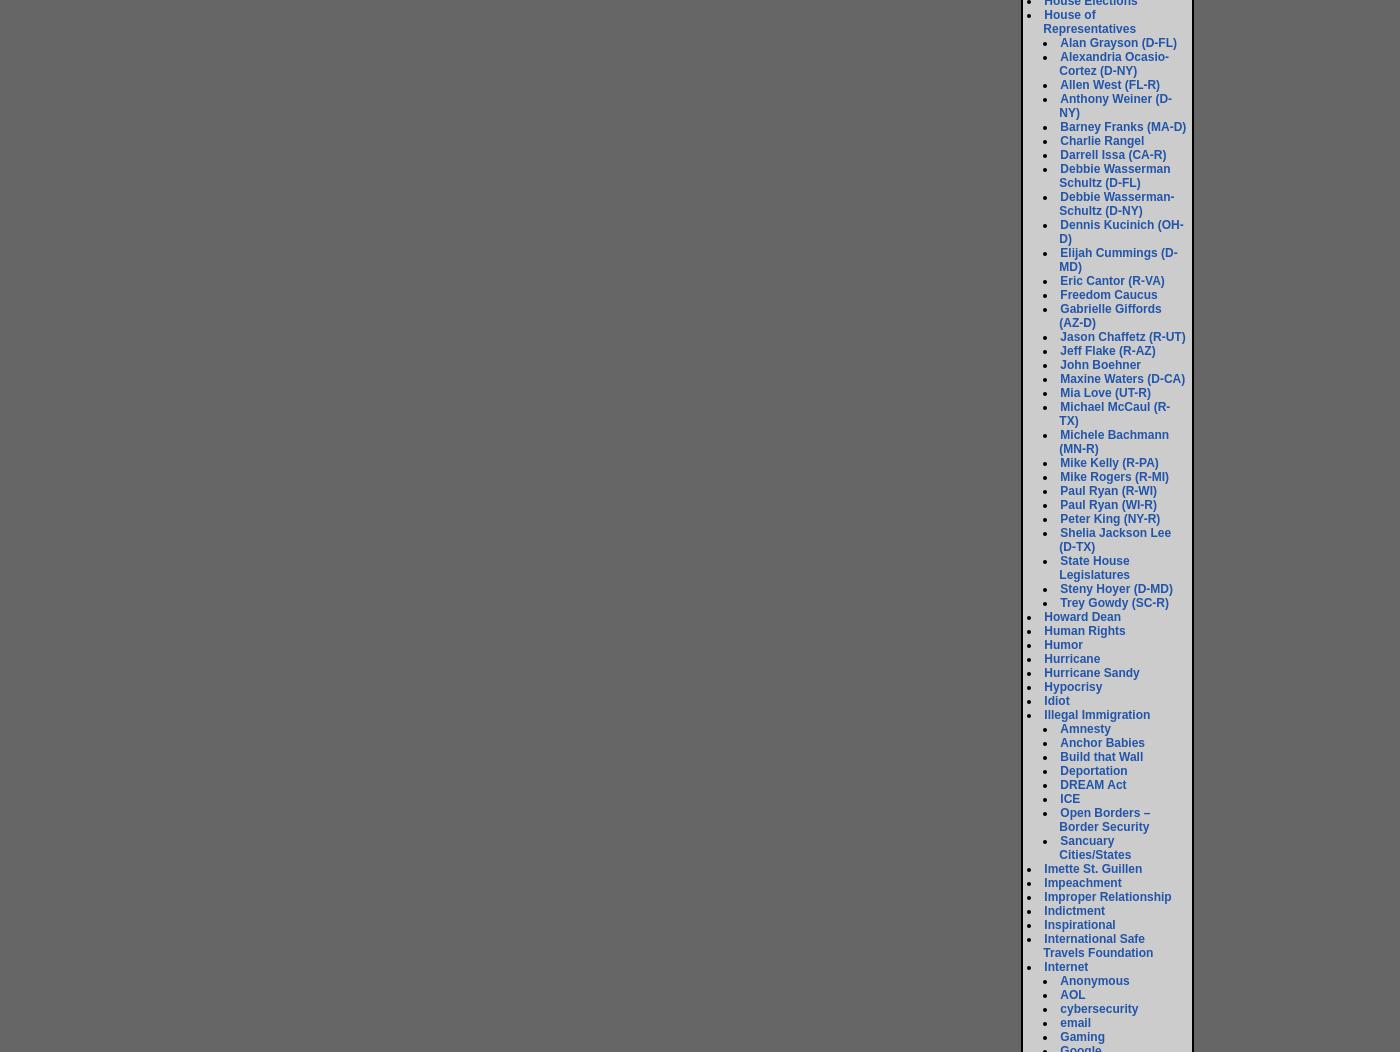 Image resolution: width=1400 pixels, height=1052 pixels. What do you see at coordinates (1113, 442) in the screenshot?
I see `'Michele Bachmann (MN-R)'` at bounding box center [1113, 442].